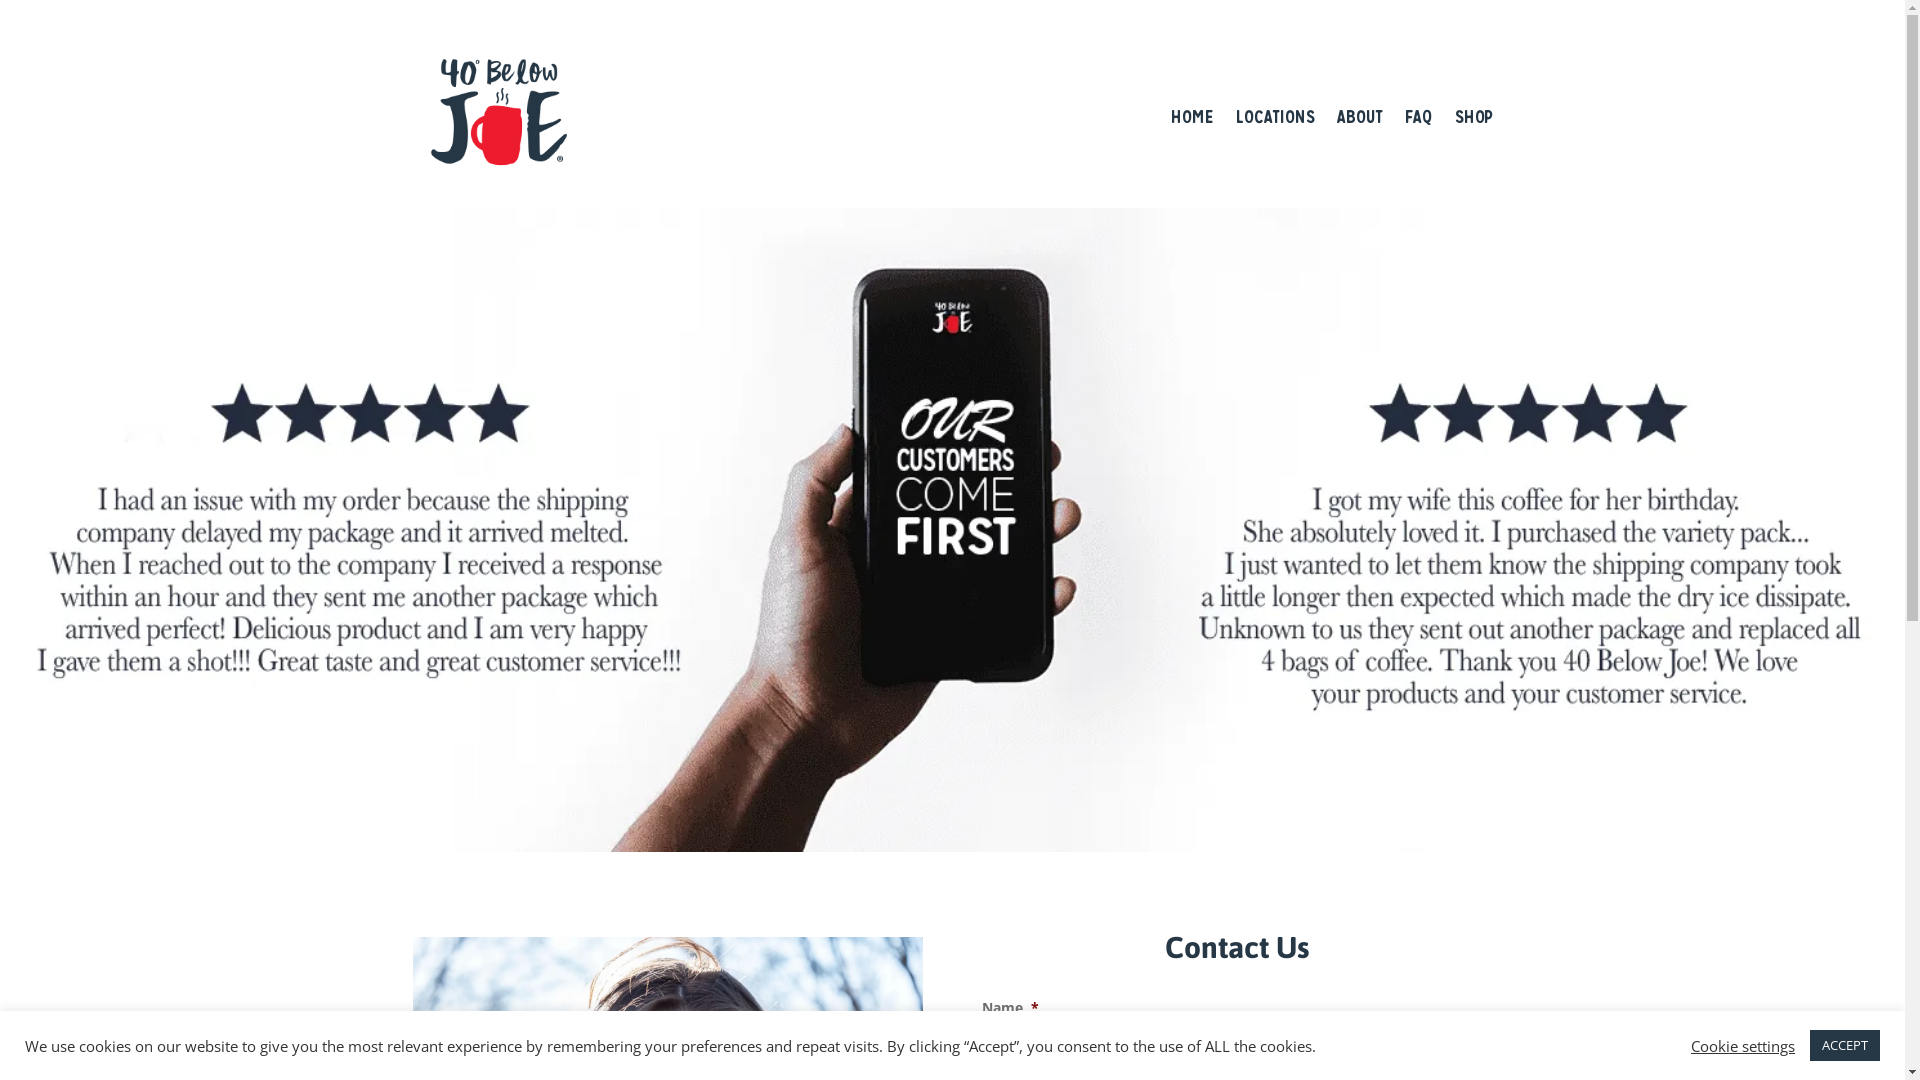 The image size is (1920, 1080). Describe the element at coordinates (1843, 1044) in the screenshot. I see `'ACCEPT'` at that location.